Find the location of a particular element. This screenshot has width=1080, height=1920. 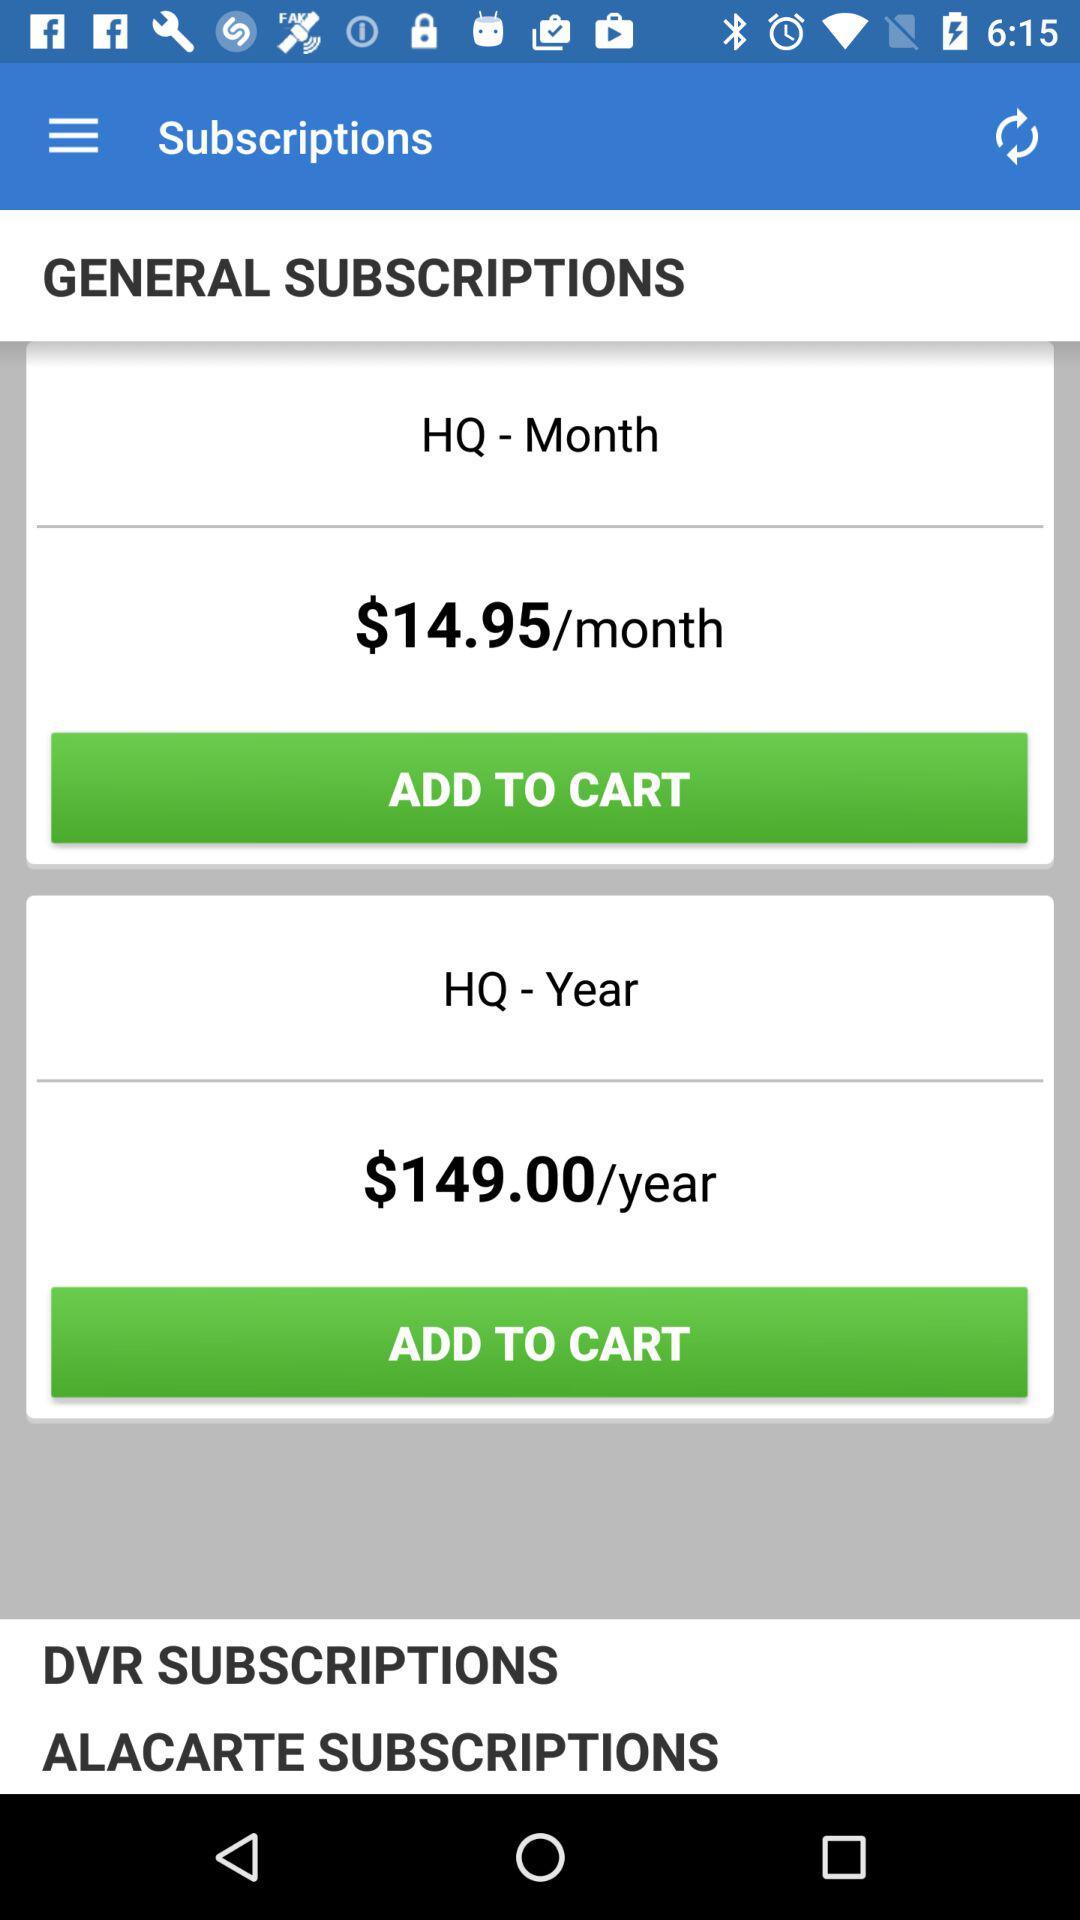

the item next to the subscriptions item is located at coordinates (1017, 135).